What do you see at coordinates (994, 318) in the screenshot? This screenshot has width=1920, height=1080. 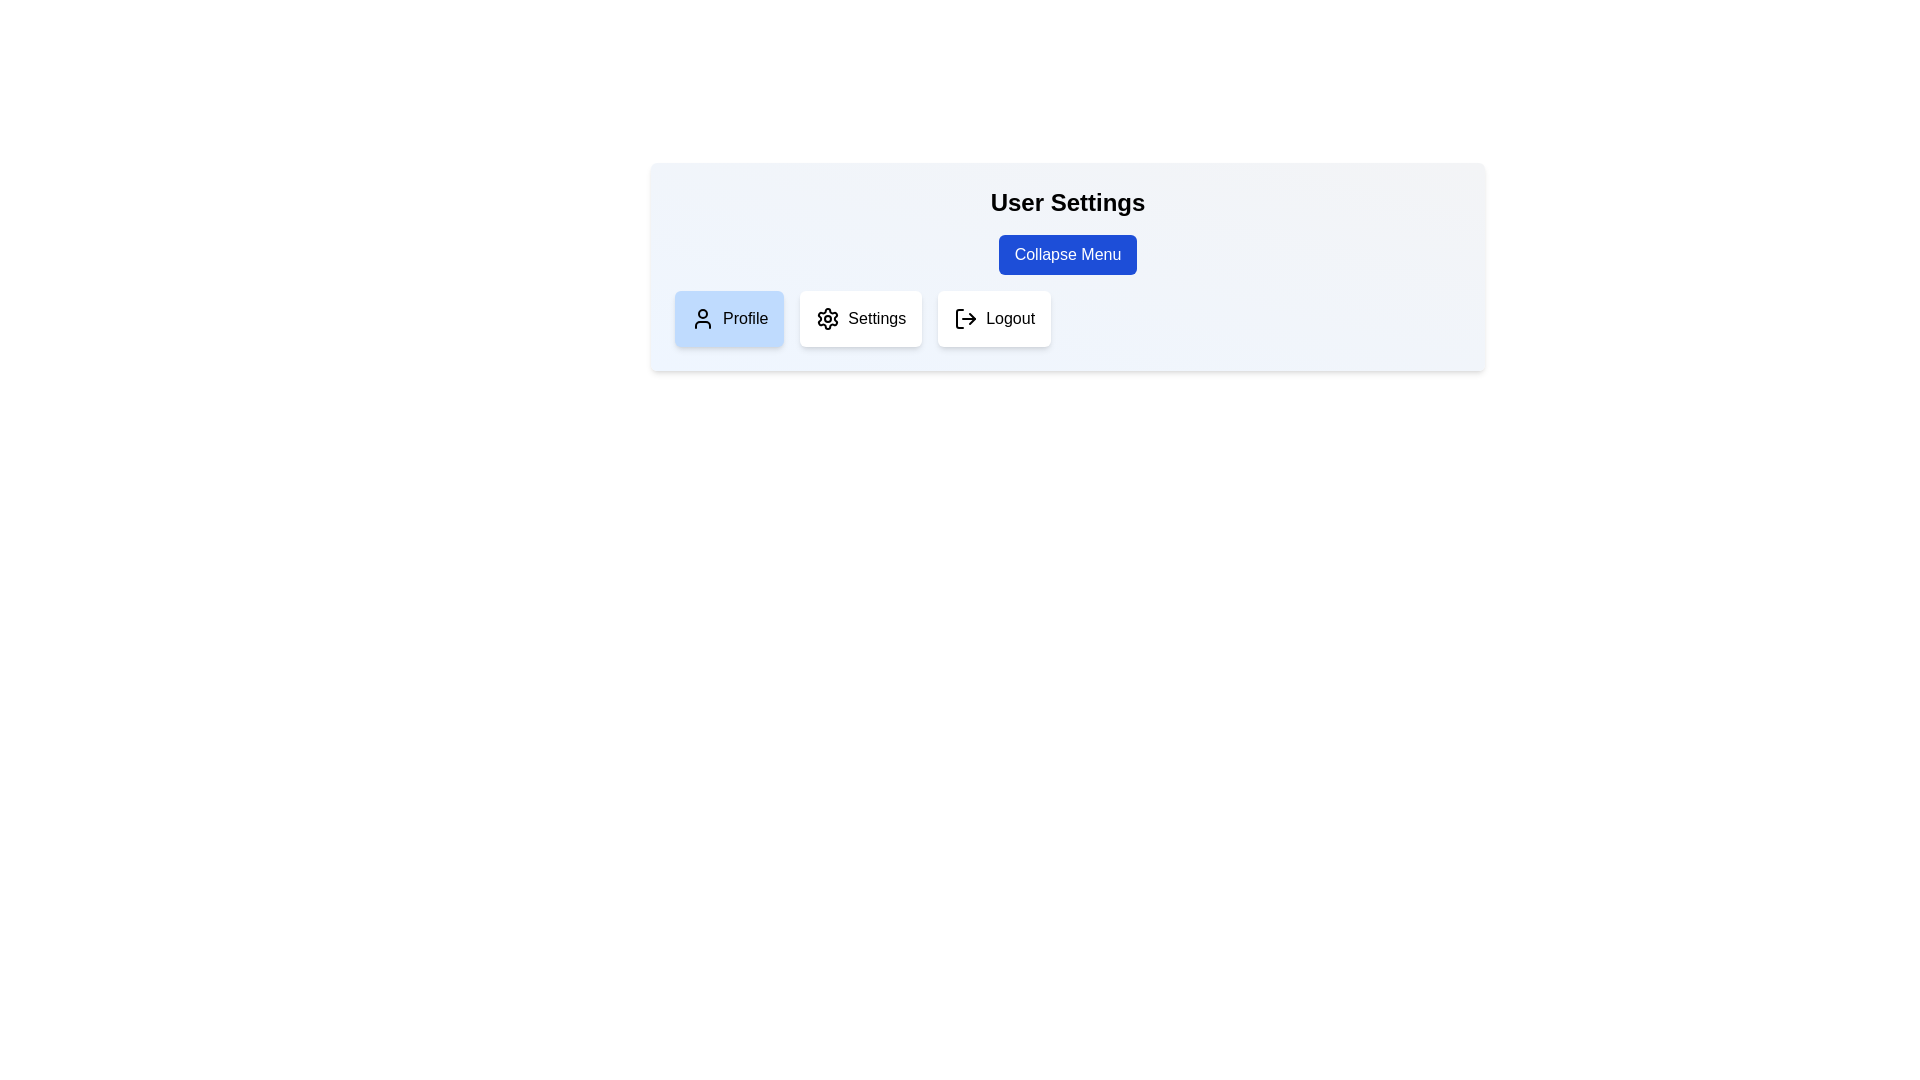 I see `the menu item Logout by clicking on it` at bounding box center [994, 318].